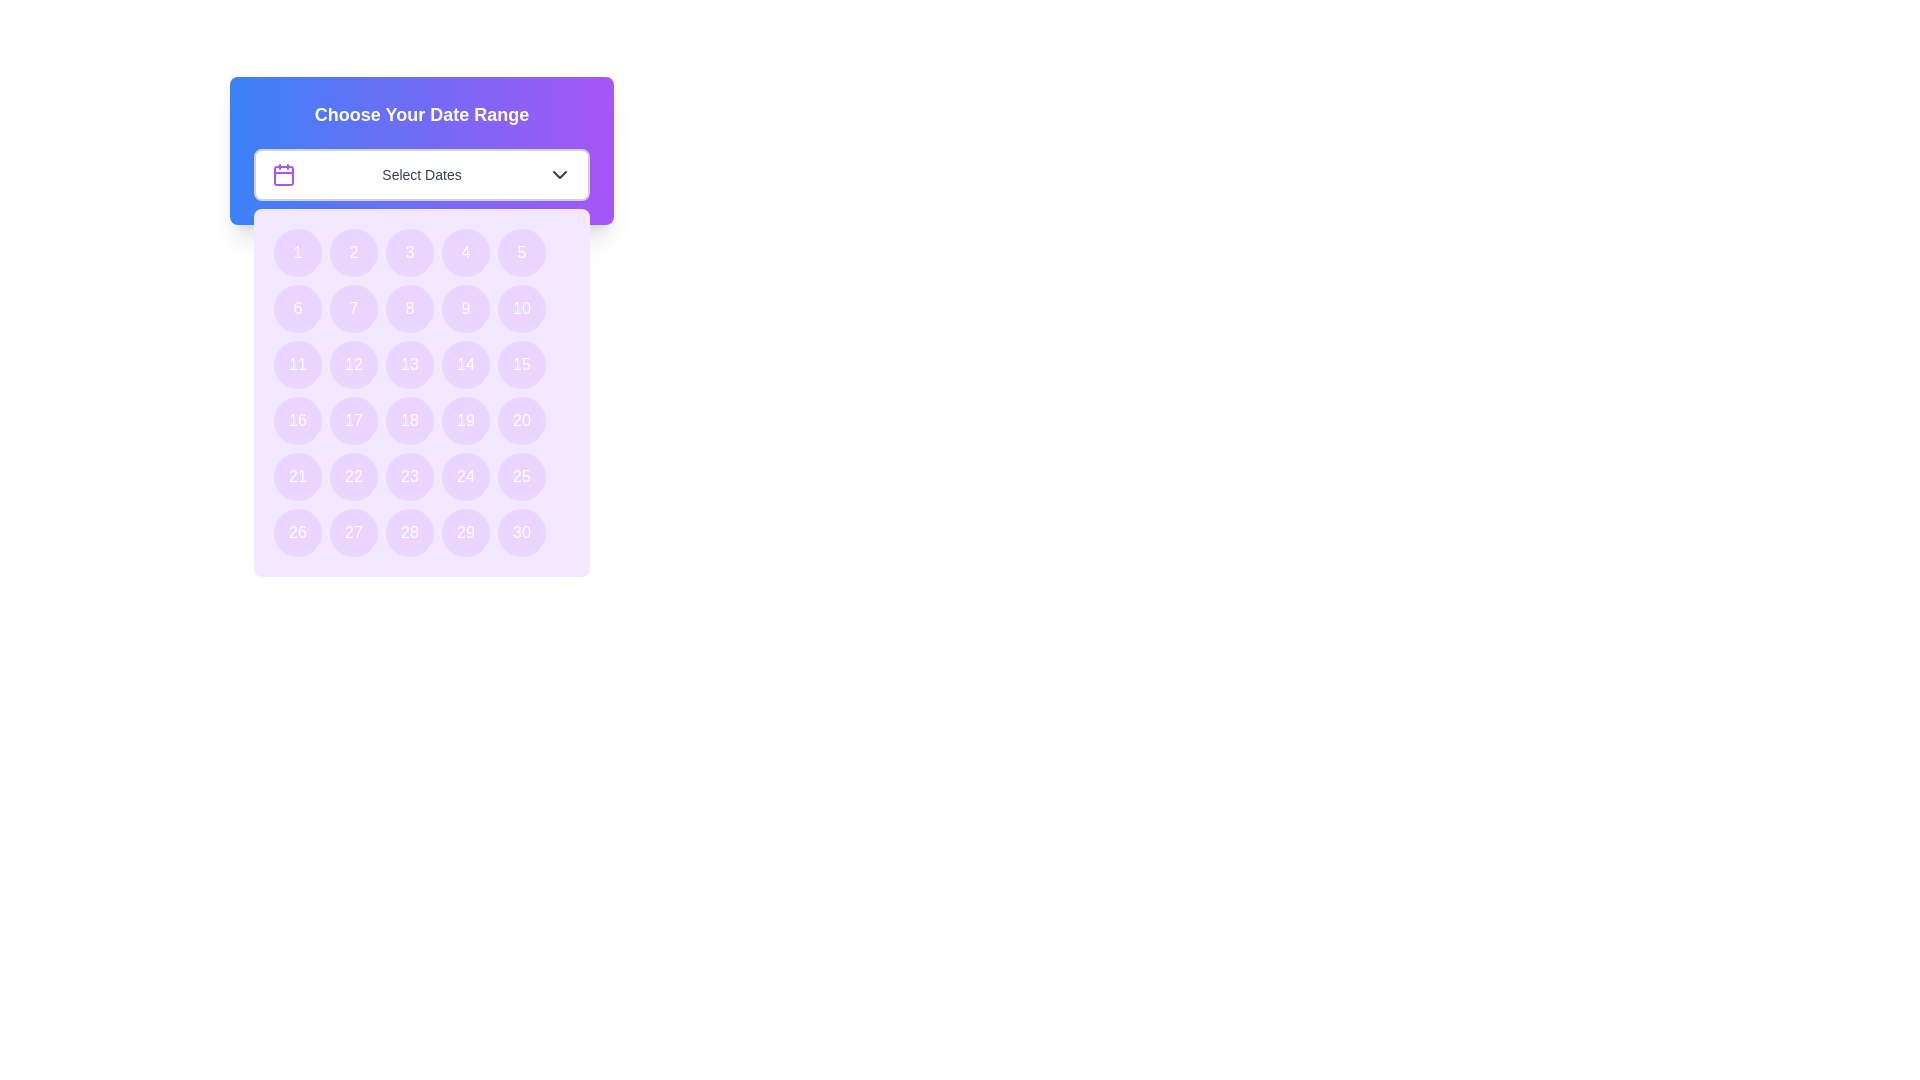 This screenshot has height=1080, width=1920. What do you see at coordinates (421, 173) in the screenshot?
I see `text label 'Select Dates' that is positioned between the calendar icon and the dropdown indicator in the toolbar` at bounding box center [421, 173].